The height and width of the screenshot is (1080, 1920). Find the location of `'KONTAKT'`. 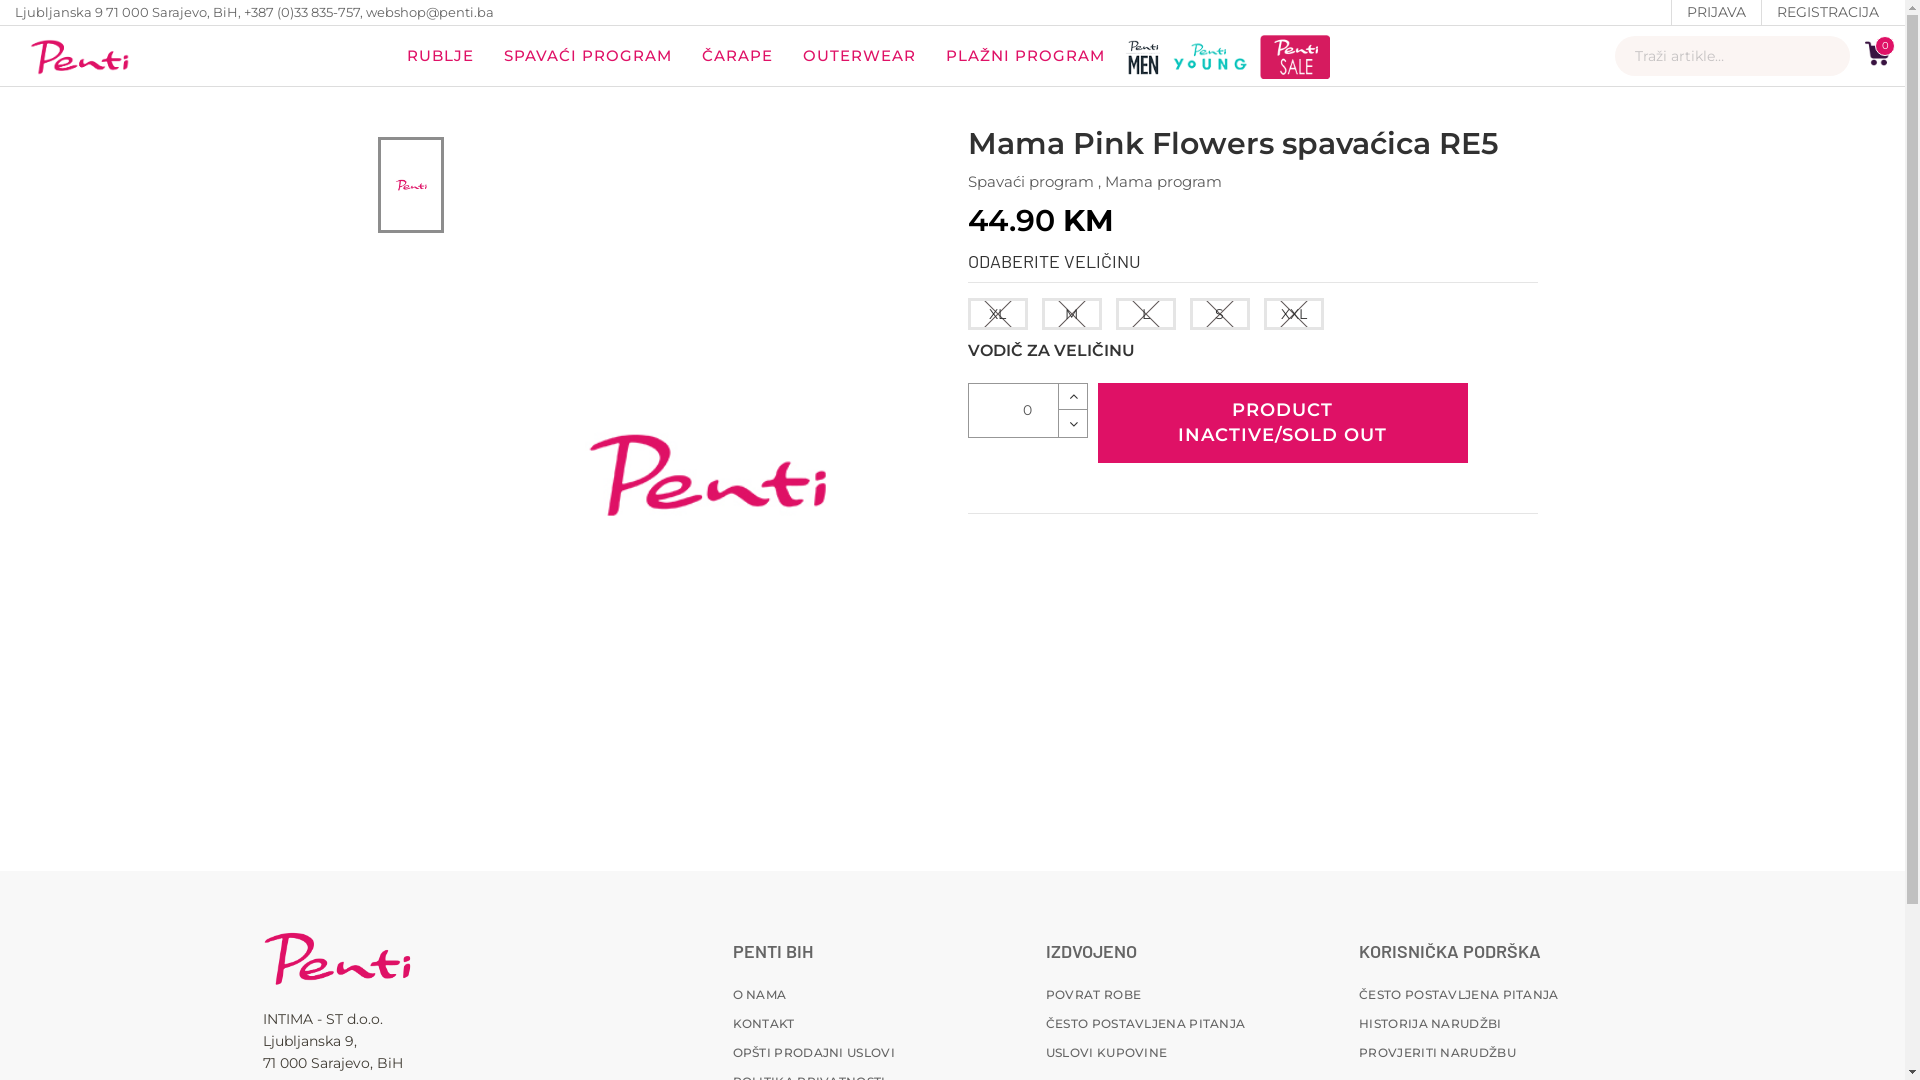

'KONTAKT' is located at coordinates (762, 1023).